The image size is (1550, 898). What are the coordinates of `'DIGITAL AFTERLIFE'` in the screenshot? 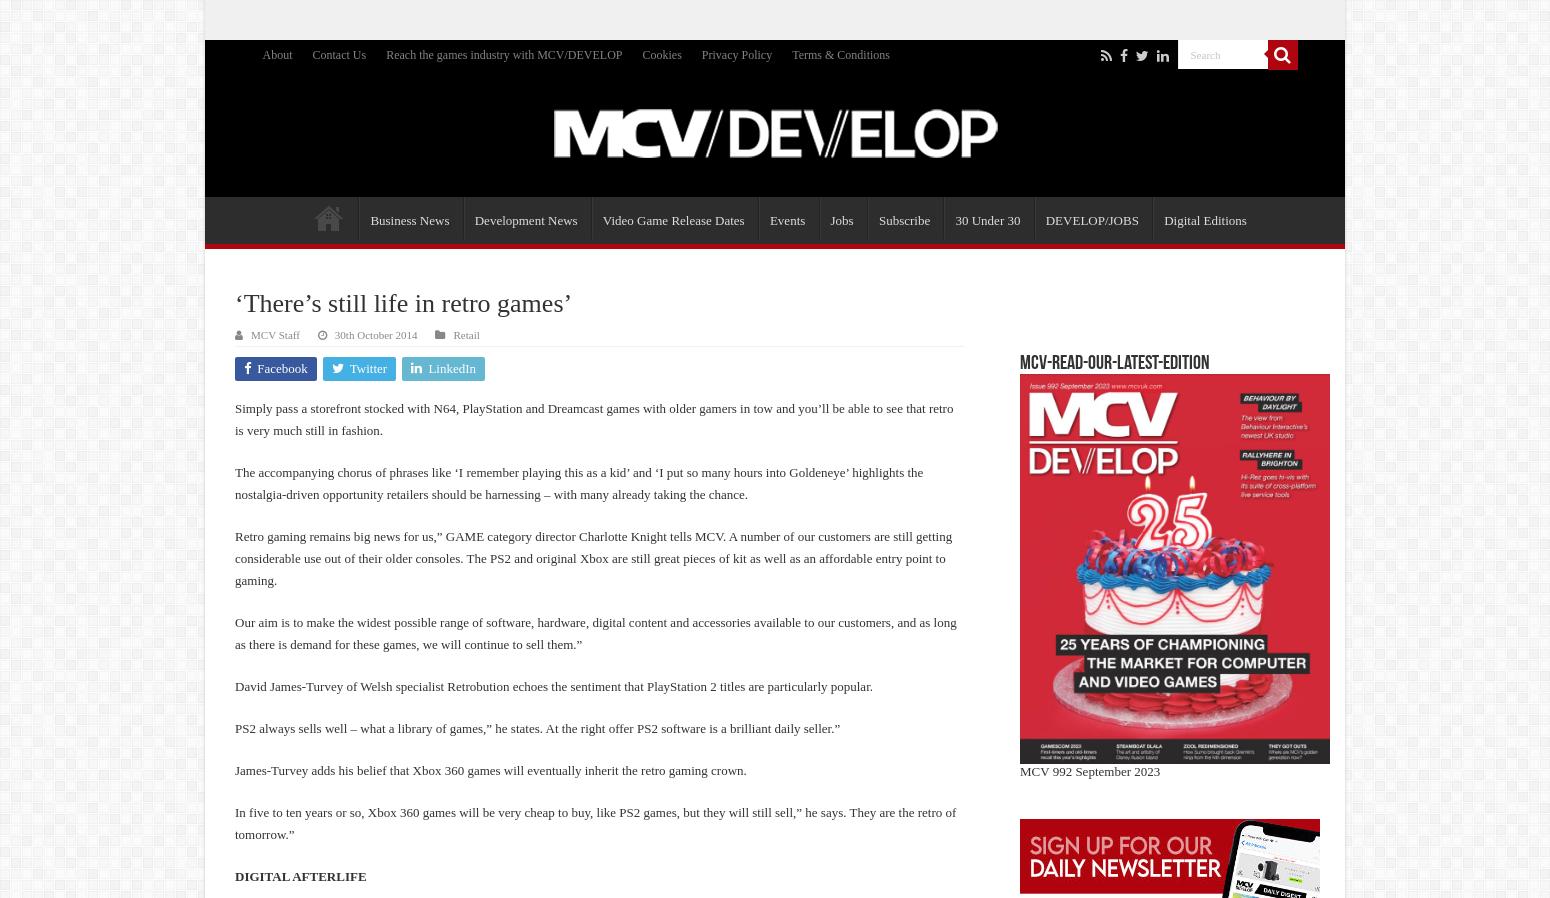 It's located at (234, 876).